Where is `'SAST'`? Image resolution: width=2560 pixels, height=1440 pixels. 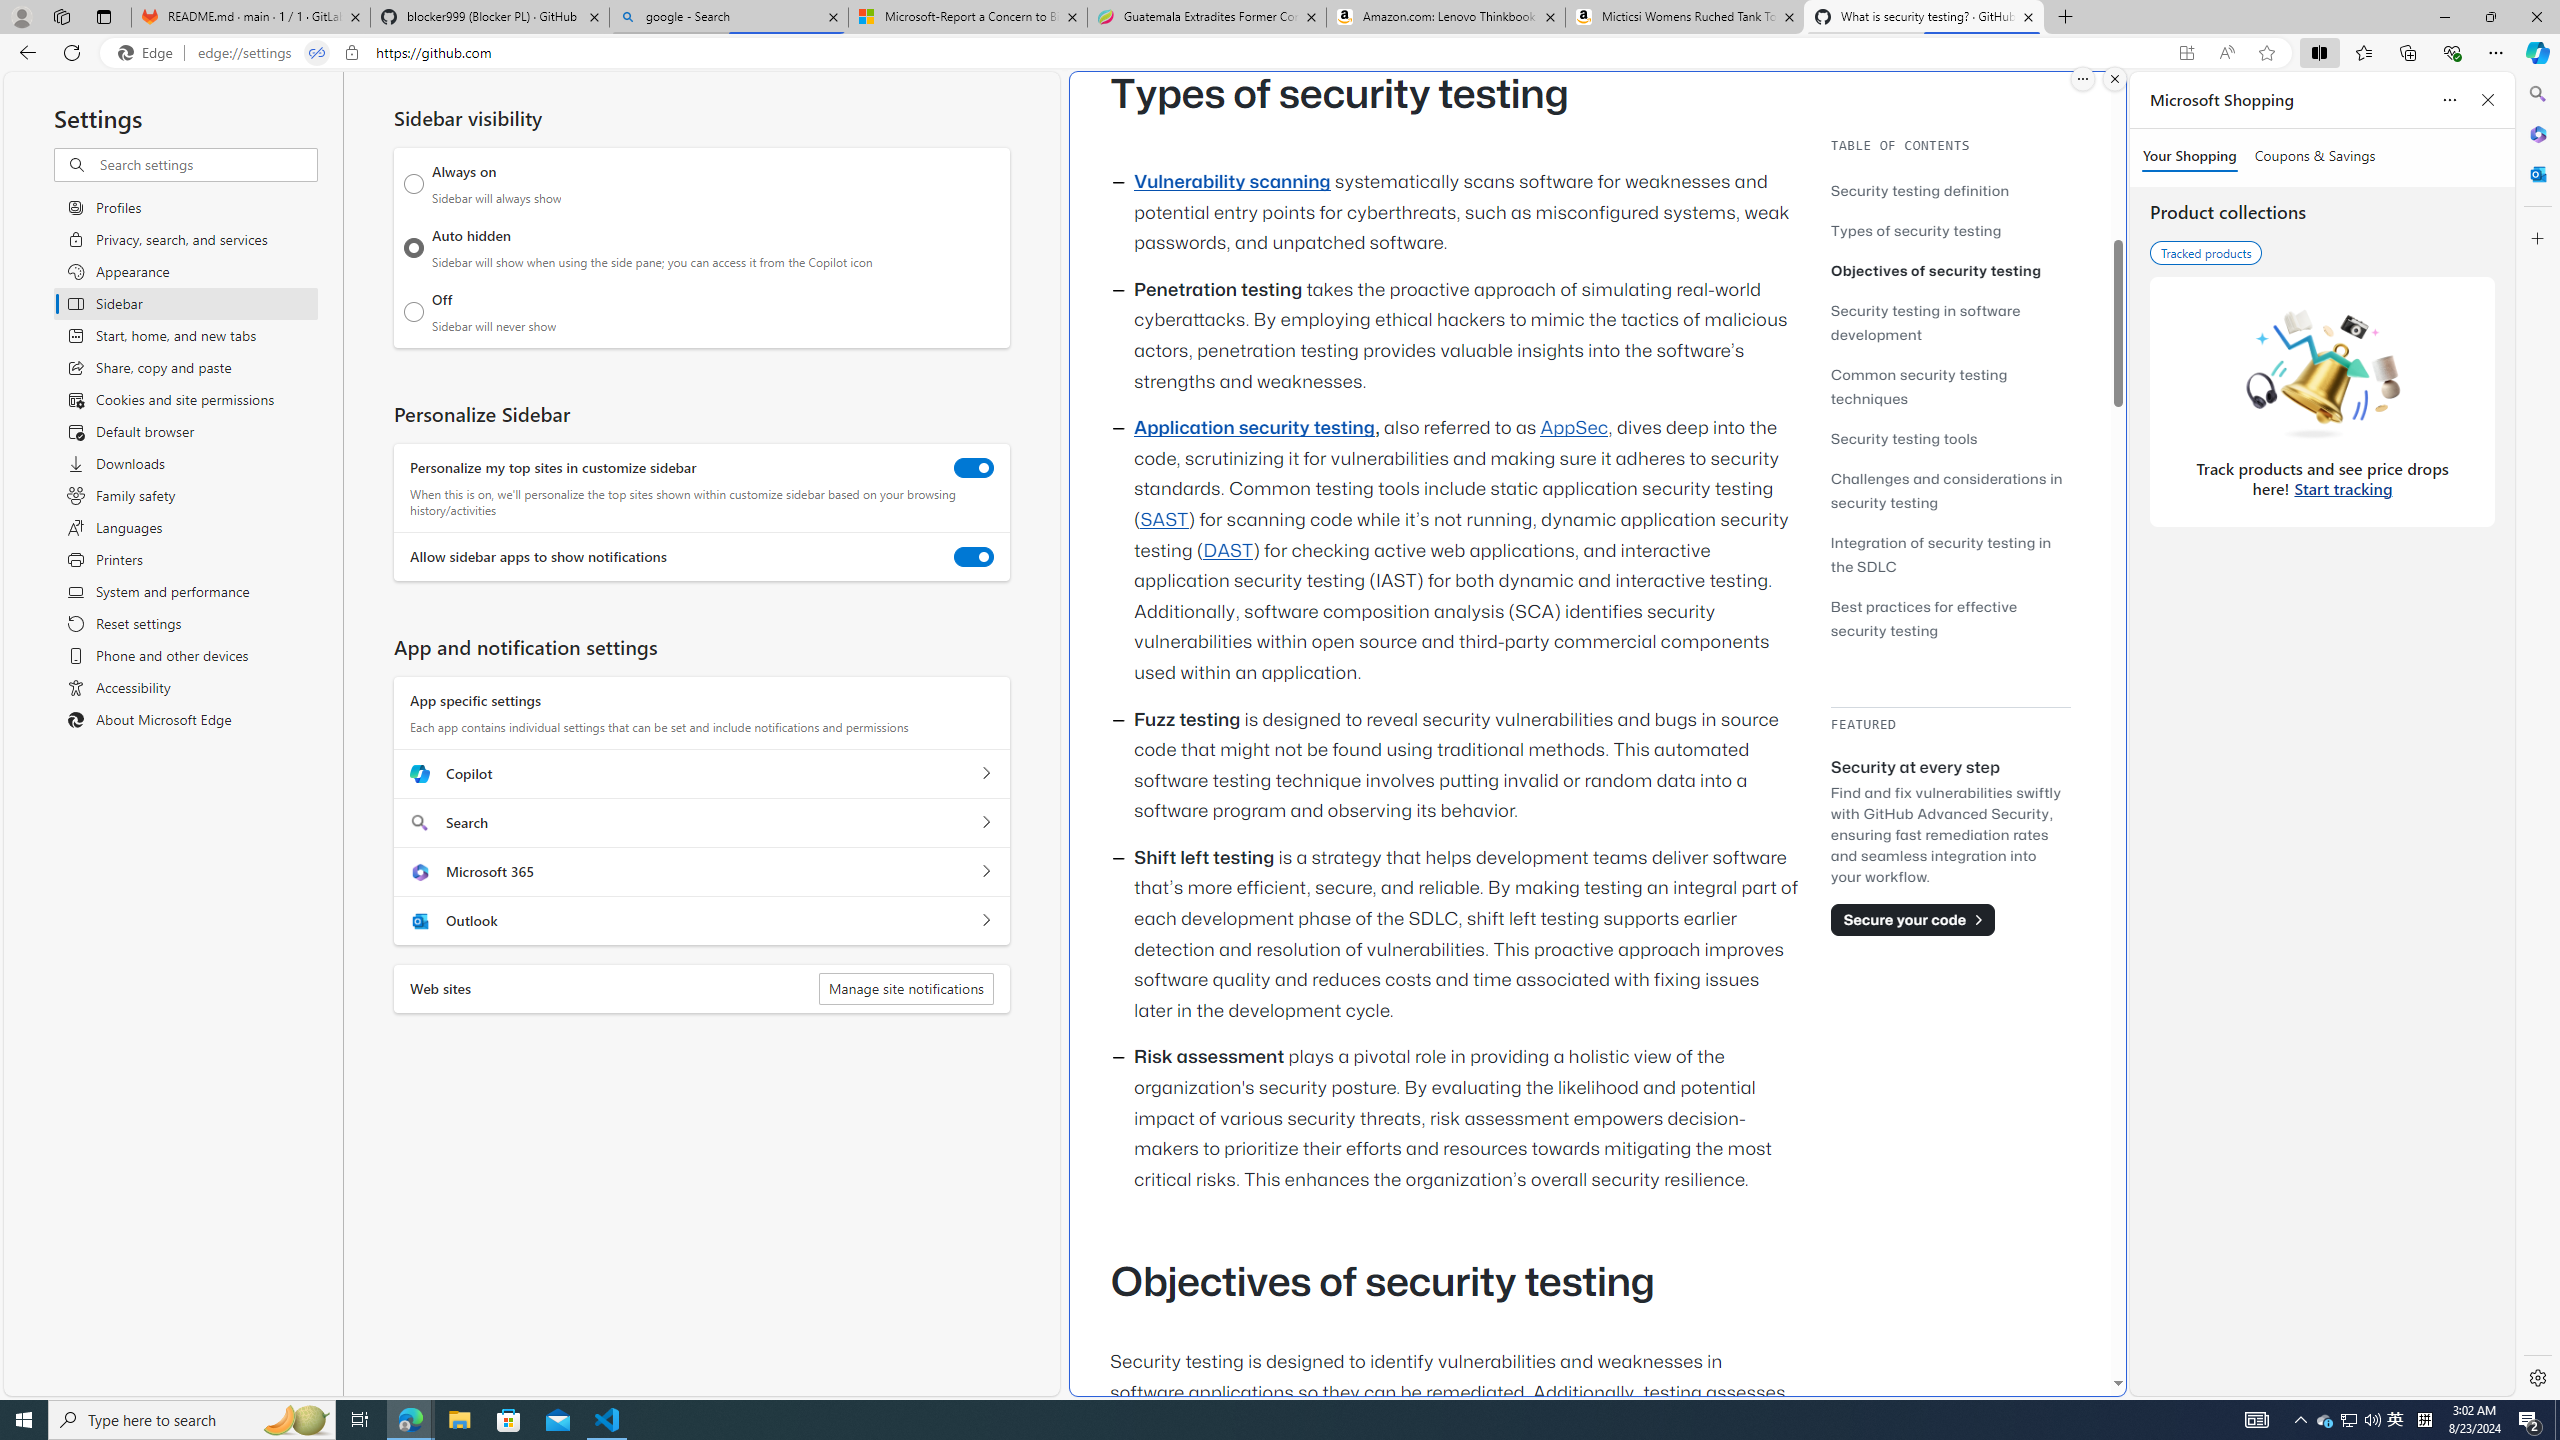 'SAST' is located at coordinates (1162, 518).